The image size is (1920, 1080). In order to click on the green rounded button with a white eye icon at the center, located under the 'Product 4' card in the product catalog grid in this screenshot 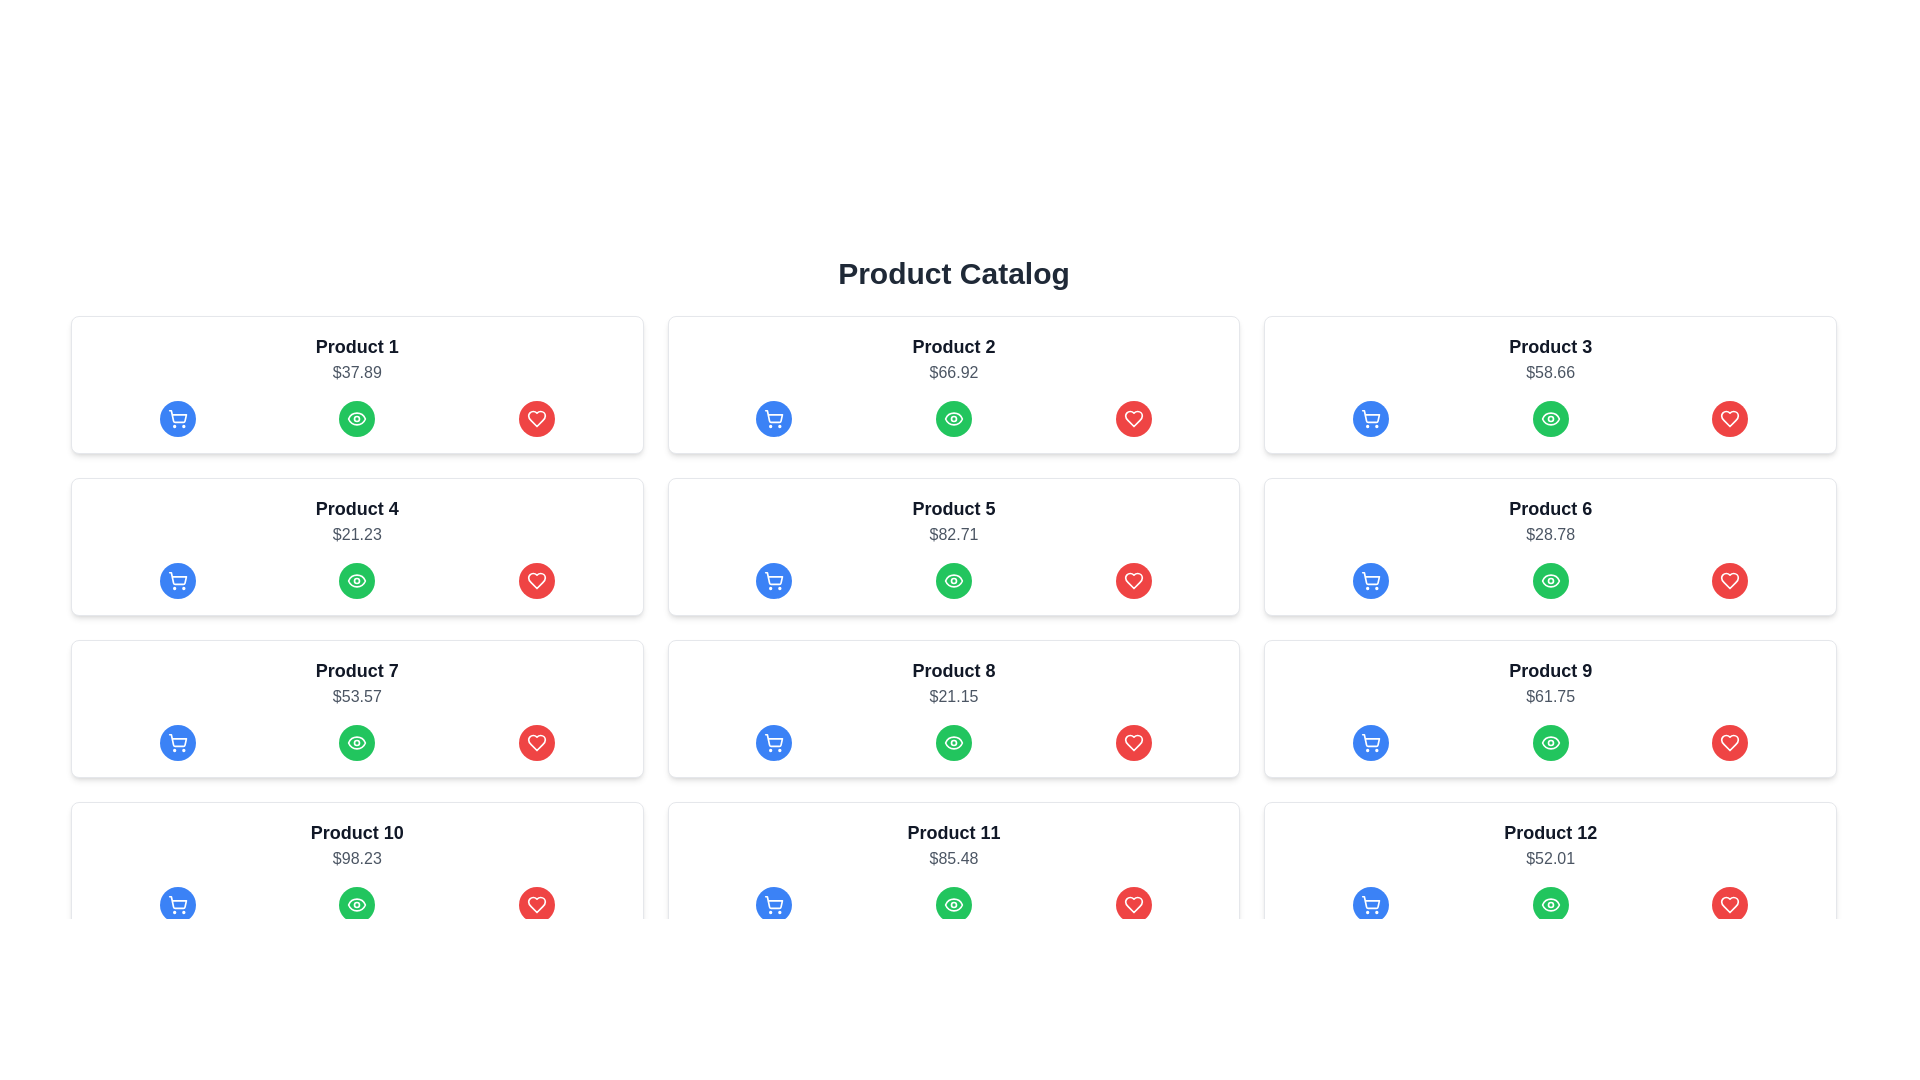, I will do `click(357, 418)`.